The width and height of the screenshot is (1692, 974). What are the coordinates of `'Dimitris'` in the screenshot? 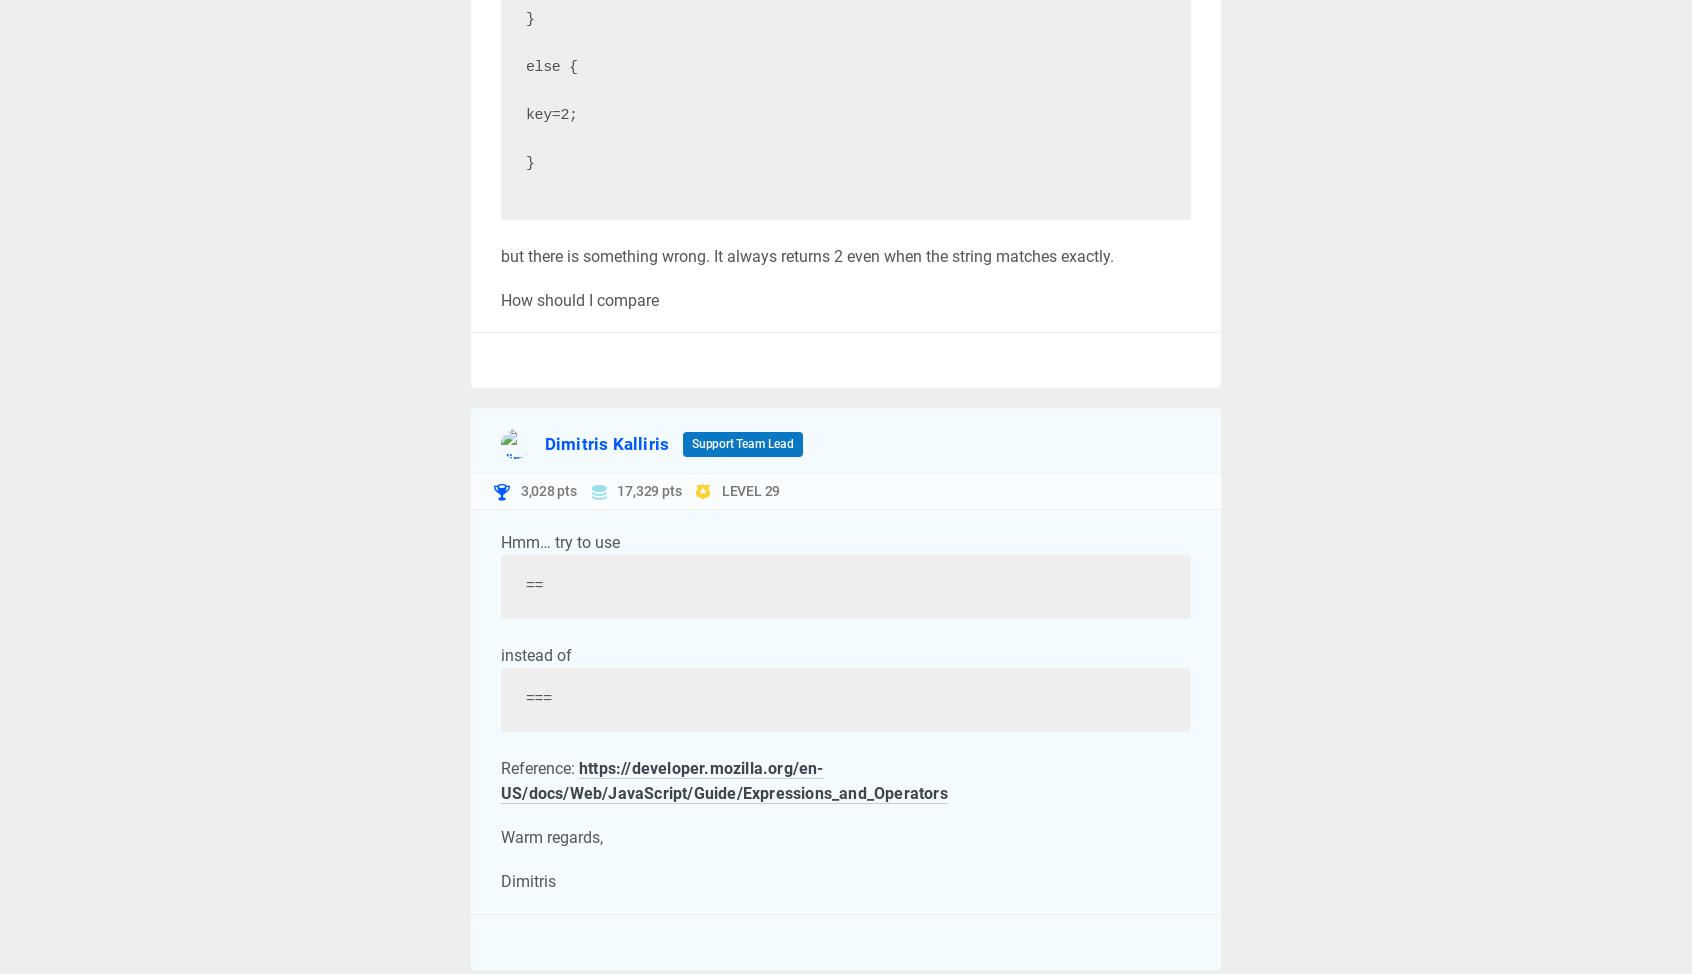 It's located at (501, 881).